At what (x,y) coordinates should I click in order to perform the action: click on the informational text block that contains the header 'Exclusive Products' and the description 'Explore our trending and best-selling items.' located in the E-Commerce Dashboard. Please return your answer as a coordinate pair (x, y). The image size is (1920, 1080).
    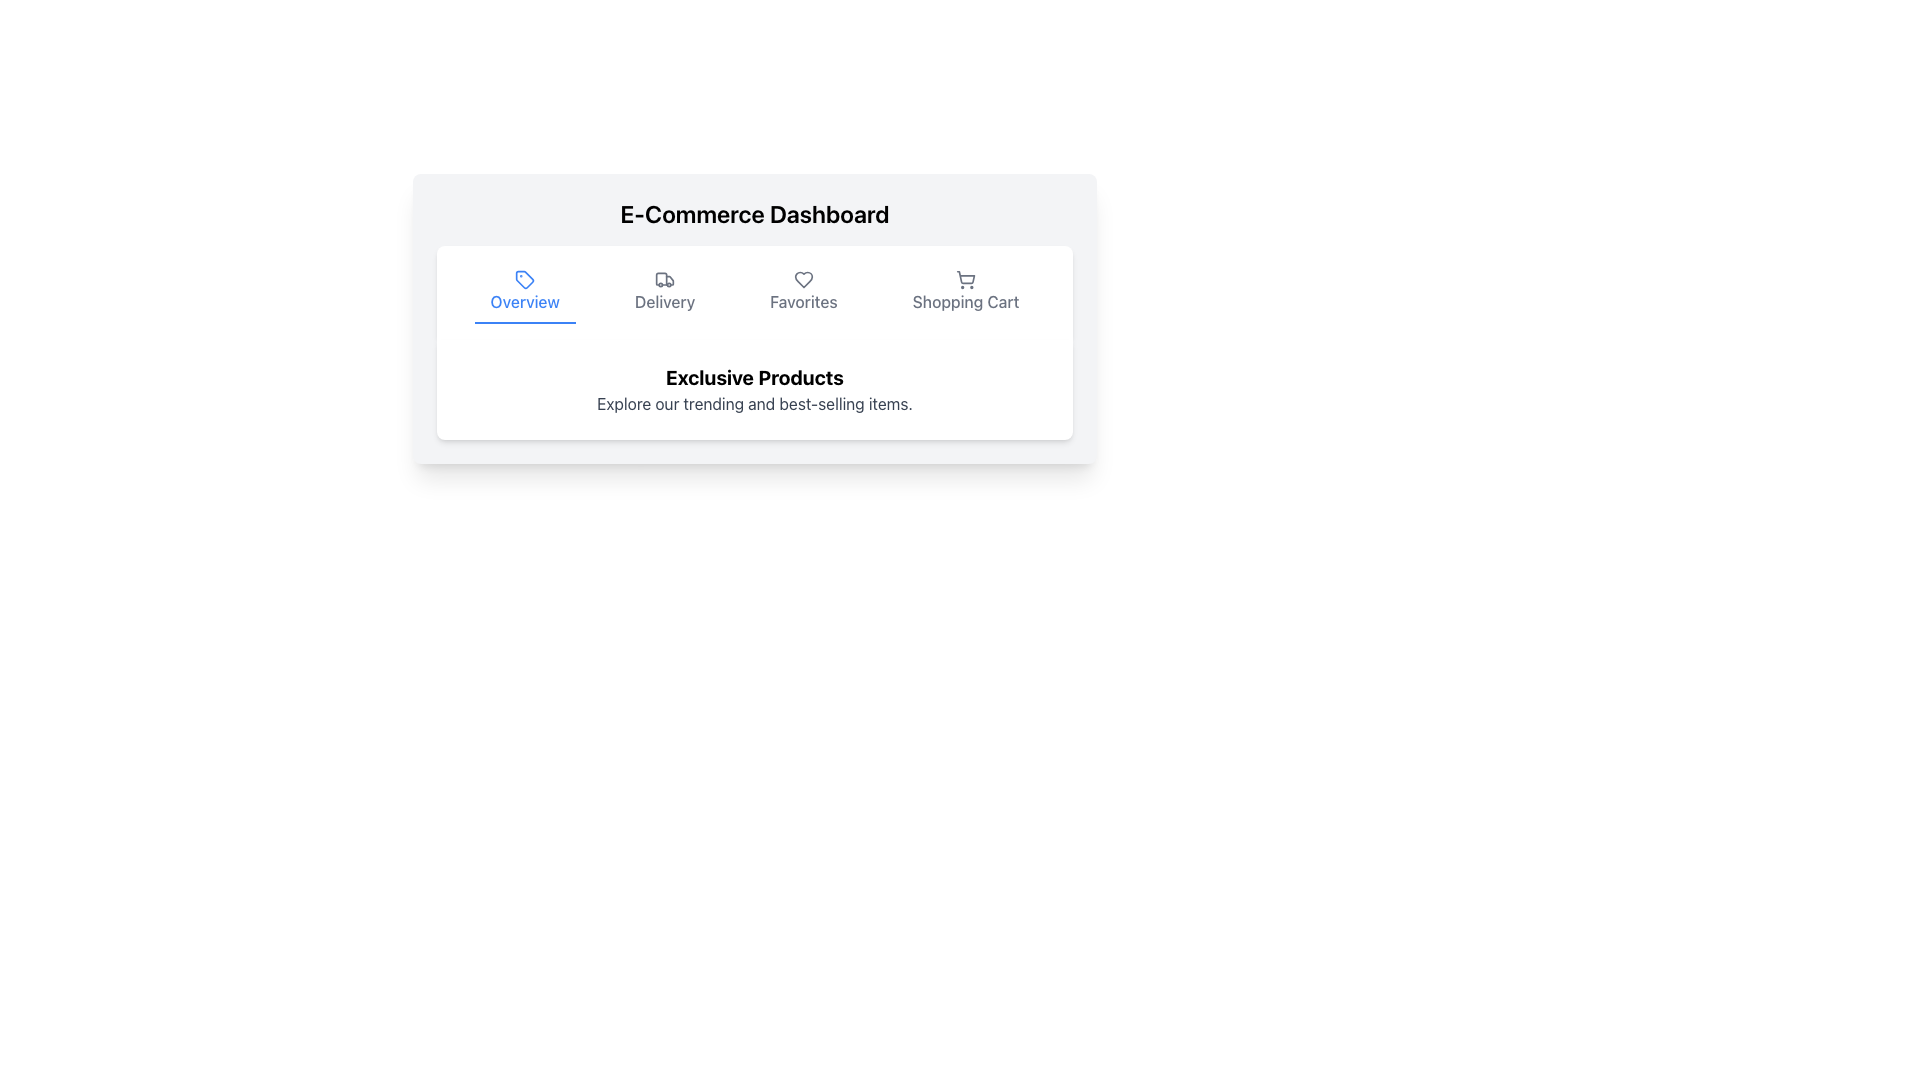
    Looking at the image, I should click on (753, 389).